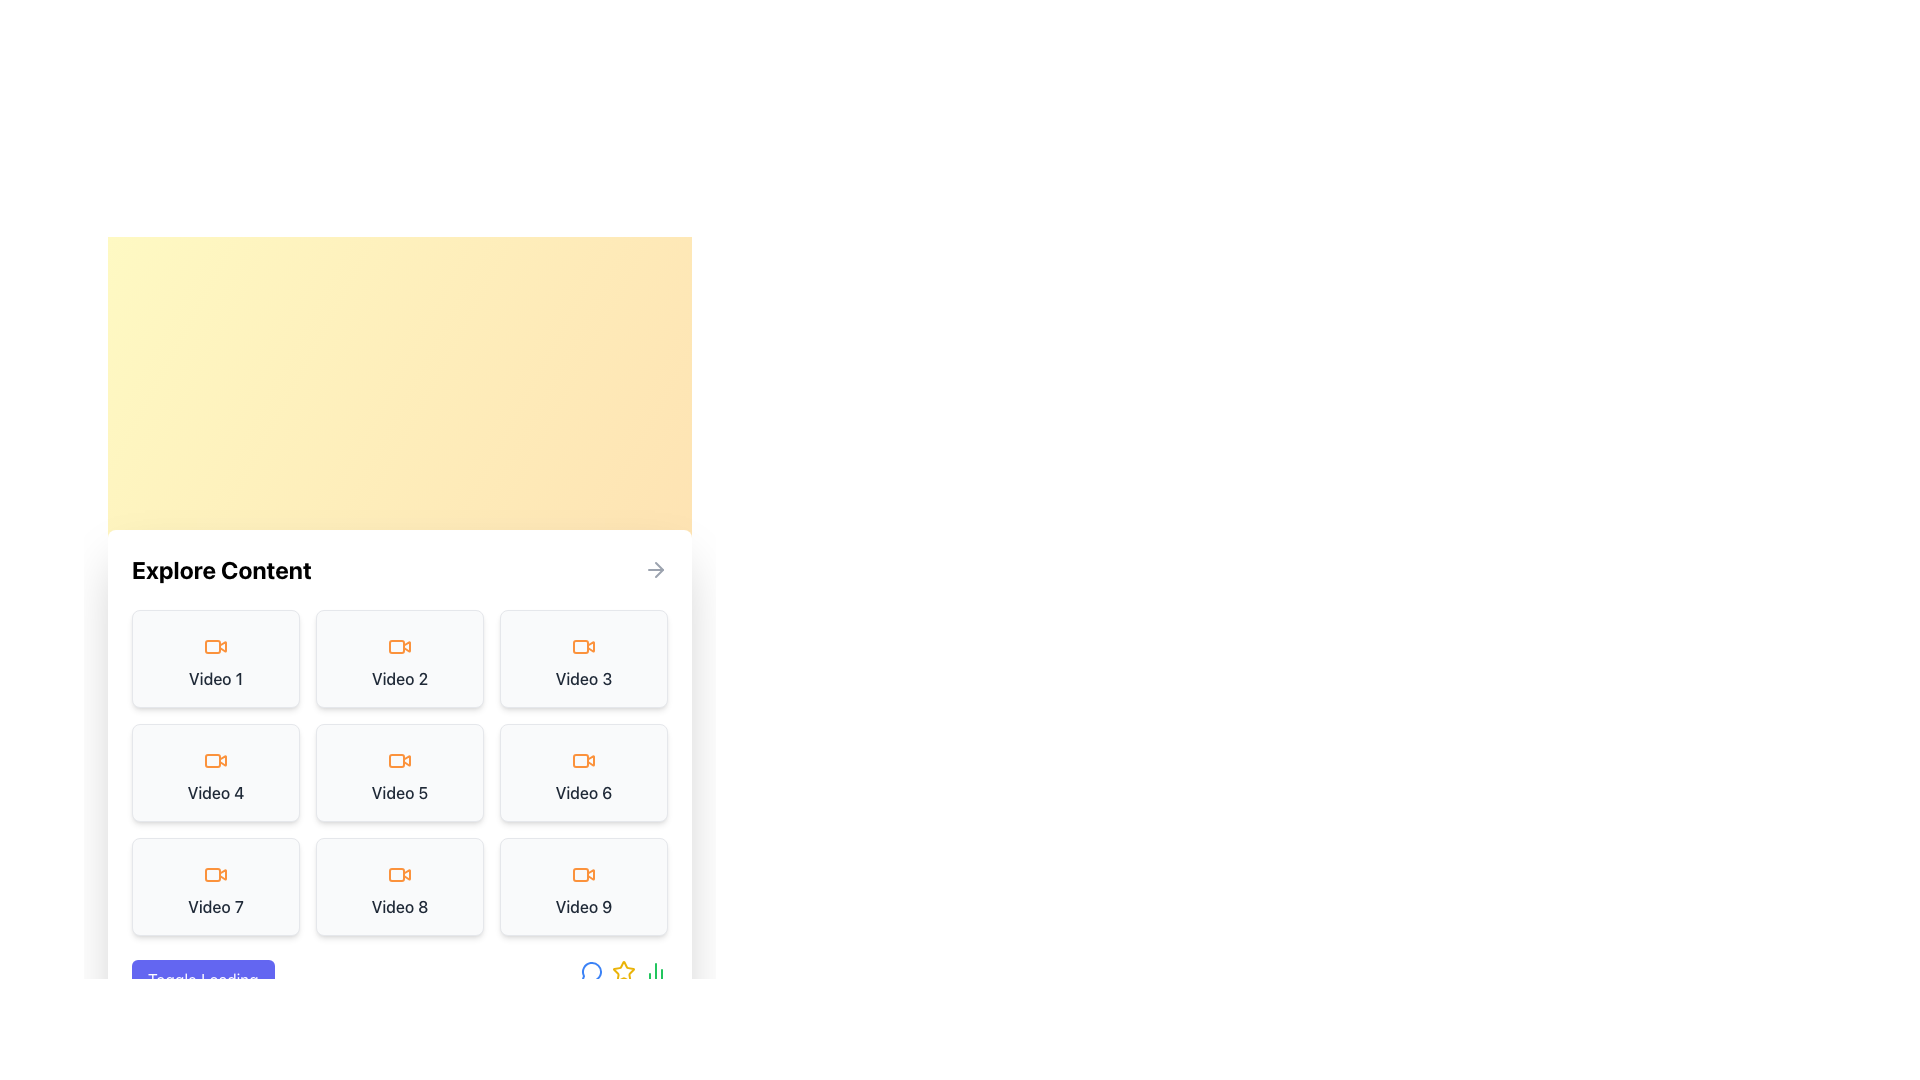 The width and height of the screenshot is (1920, 1080). I want to click on the video icon element that visually indicates the content of the card labeled 'Video 2' in the grid of video cards under 'Explore Content', so click(397, 647).